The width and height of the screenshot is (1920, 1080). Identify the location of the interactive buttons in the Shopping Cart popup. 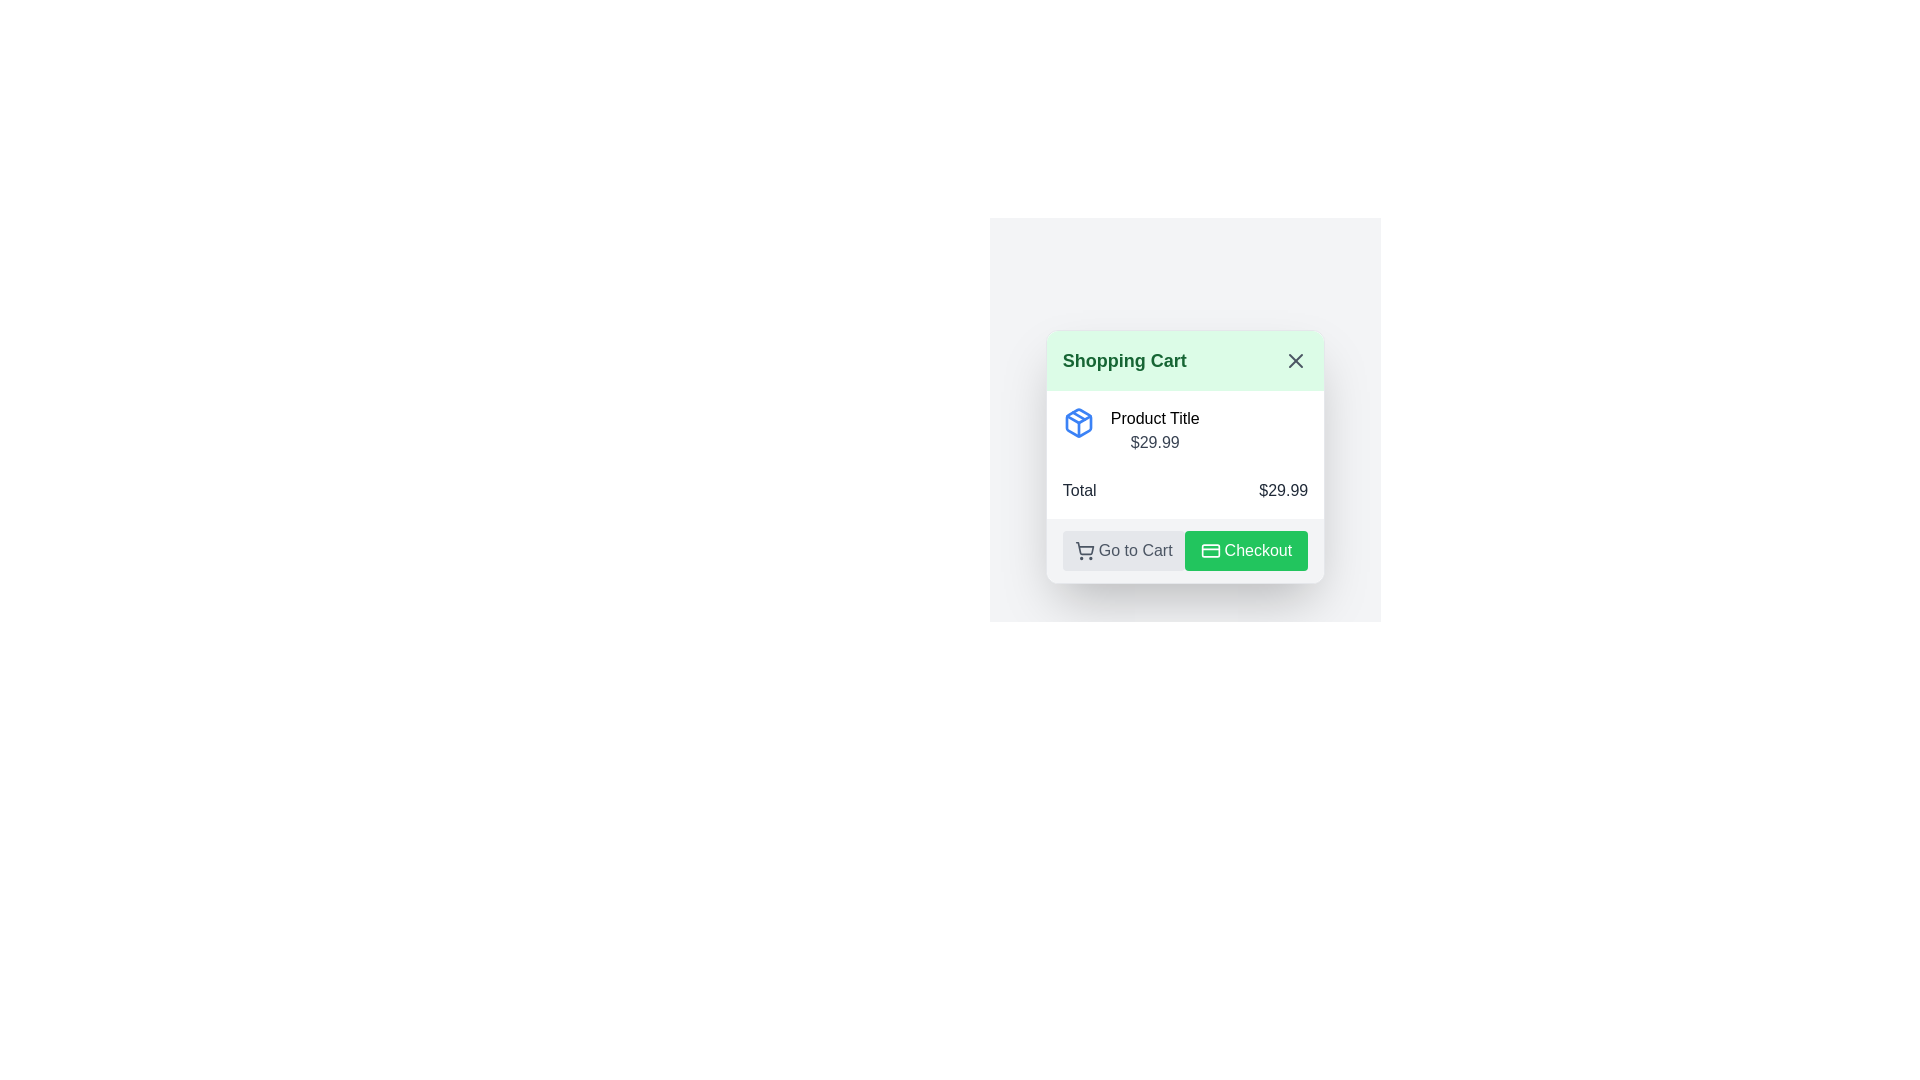
(1185, 407).